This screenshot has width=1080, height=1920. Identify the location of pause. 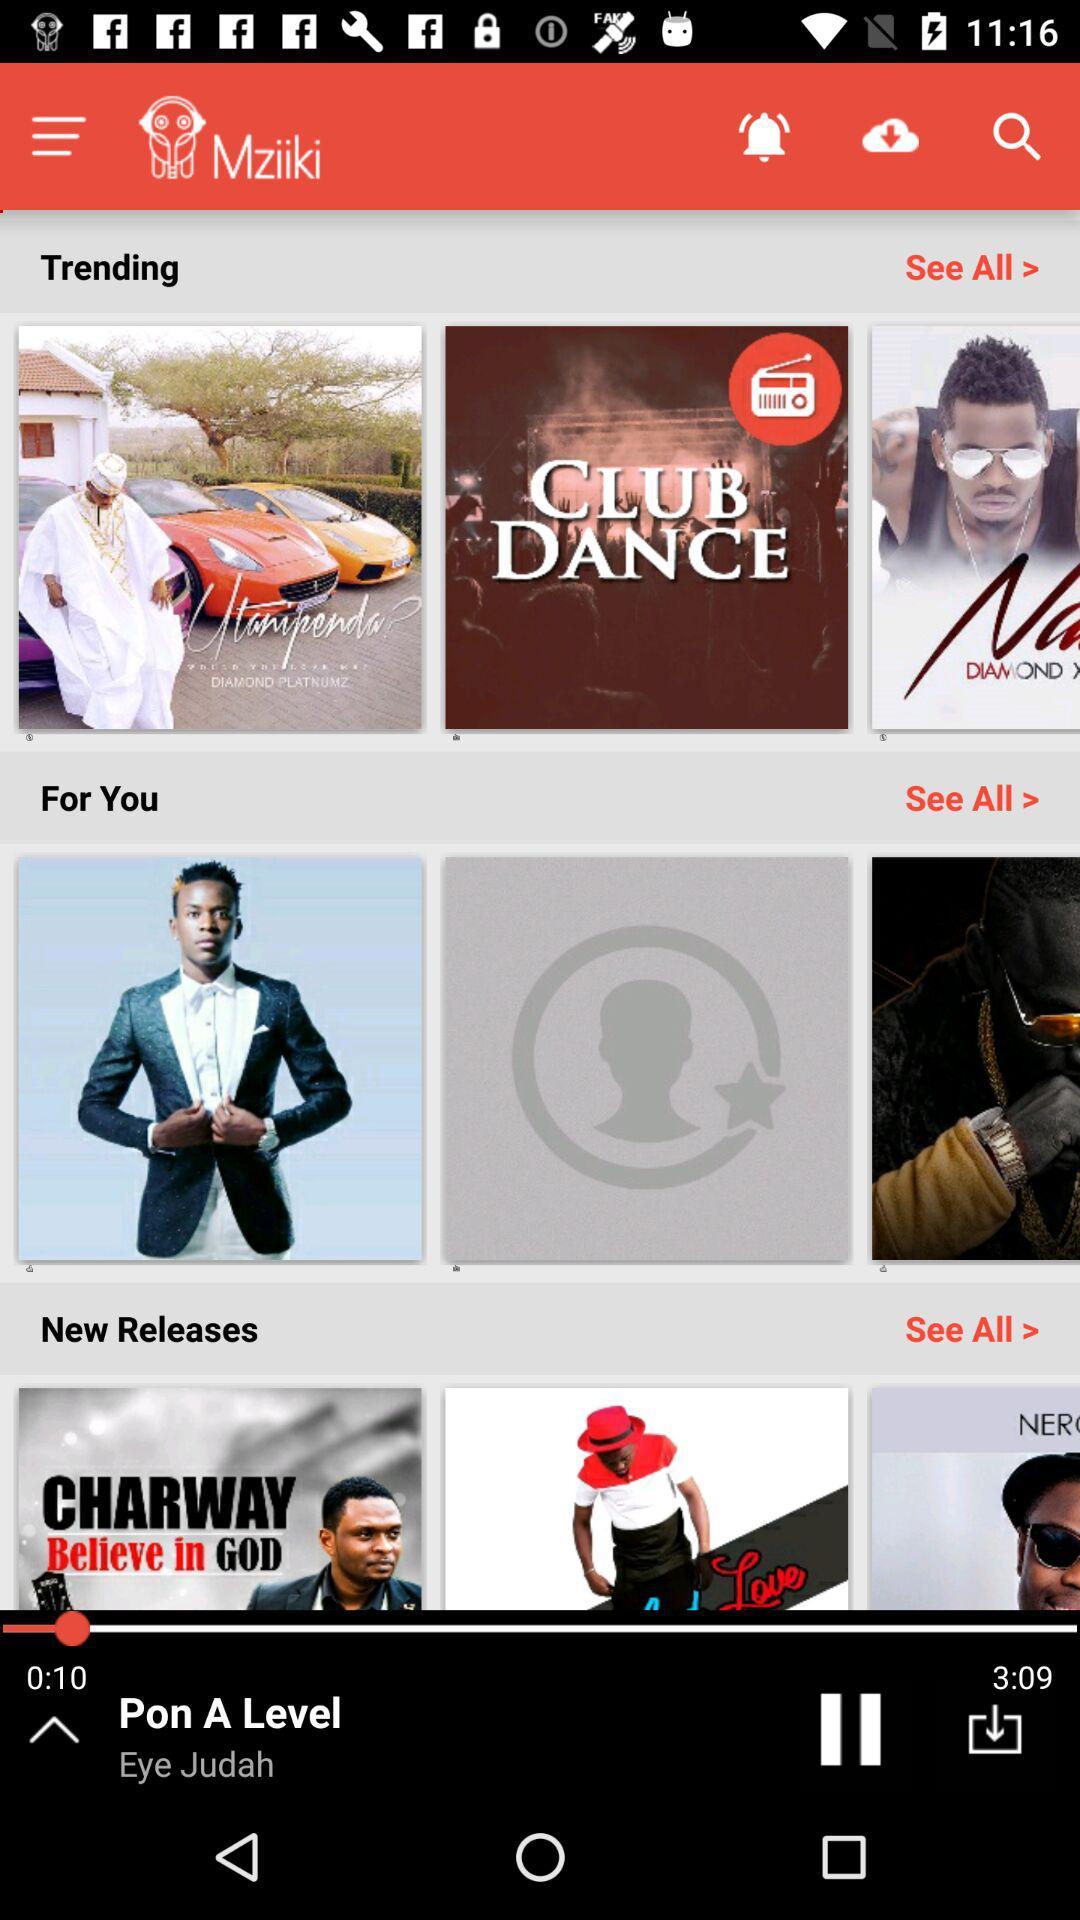
(854, 1733).